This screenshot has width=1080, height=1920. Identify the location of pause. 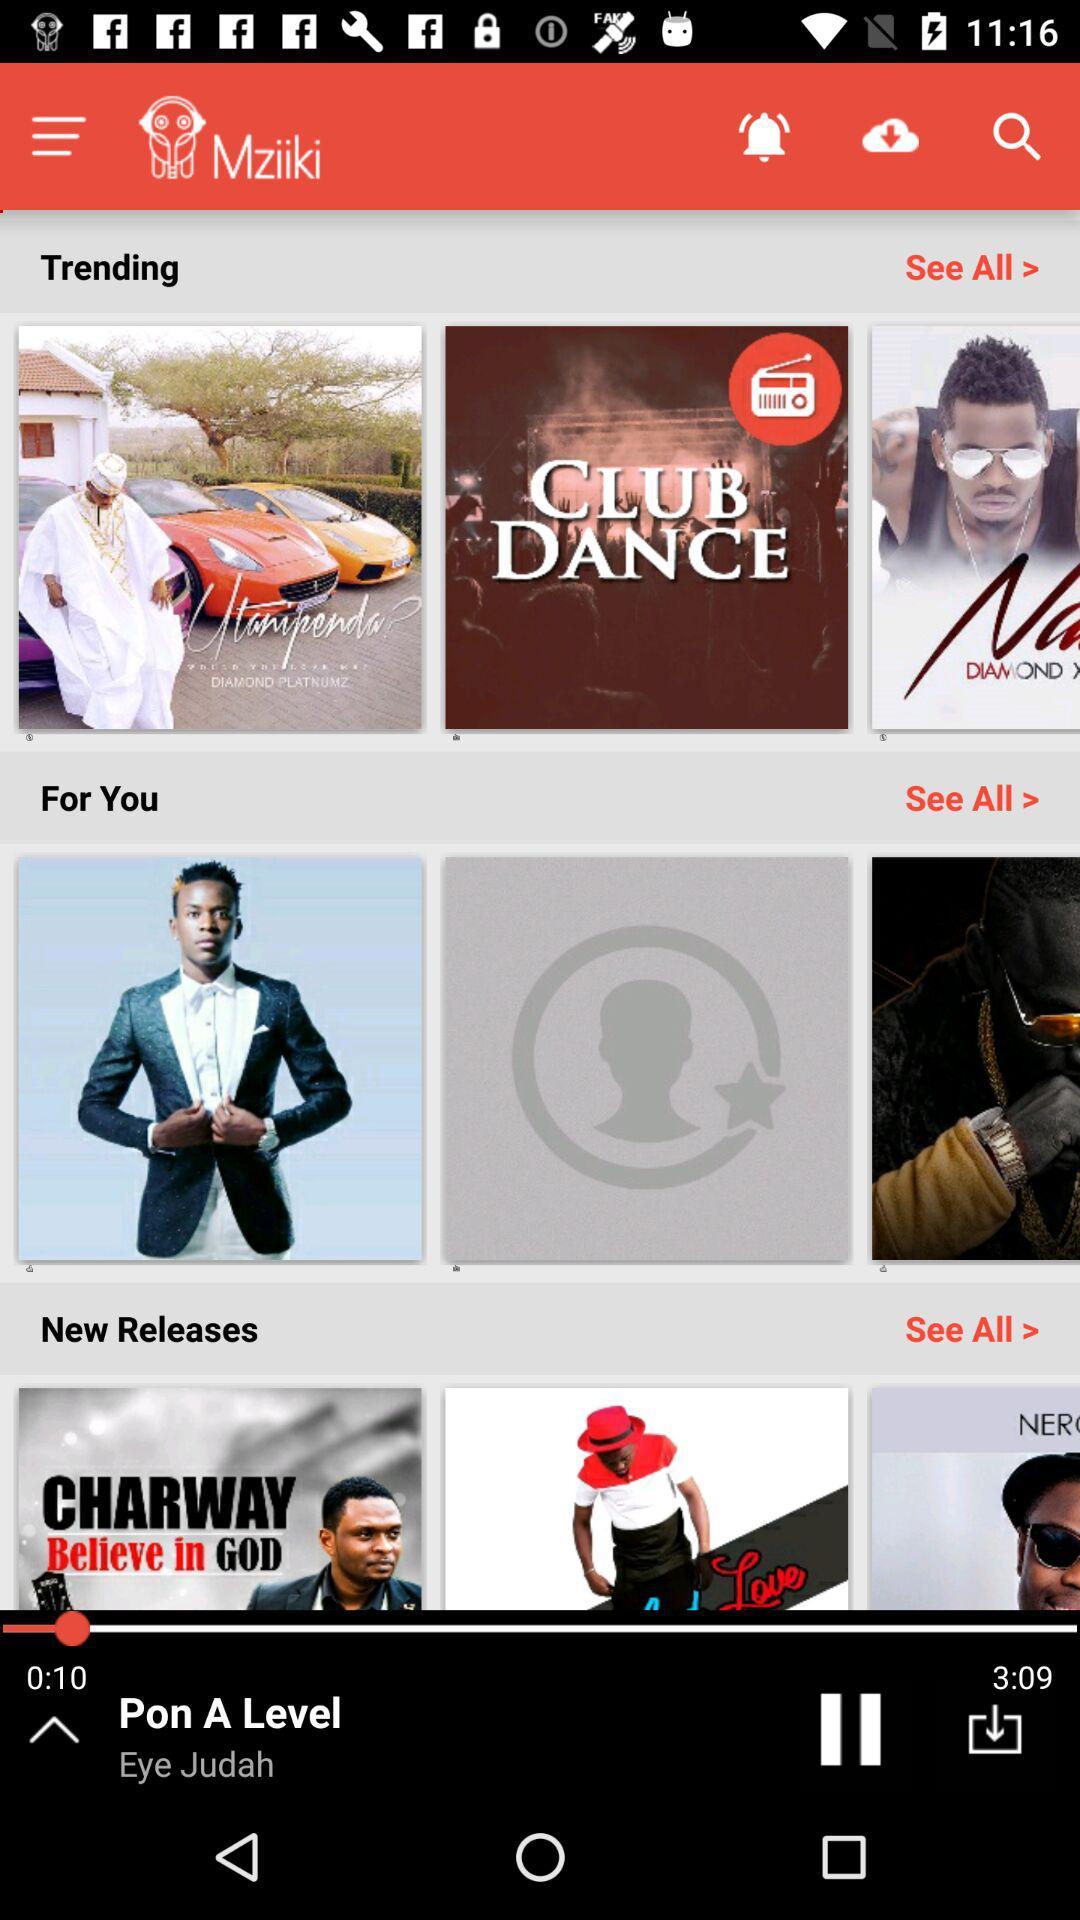
(854, 1733).